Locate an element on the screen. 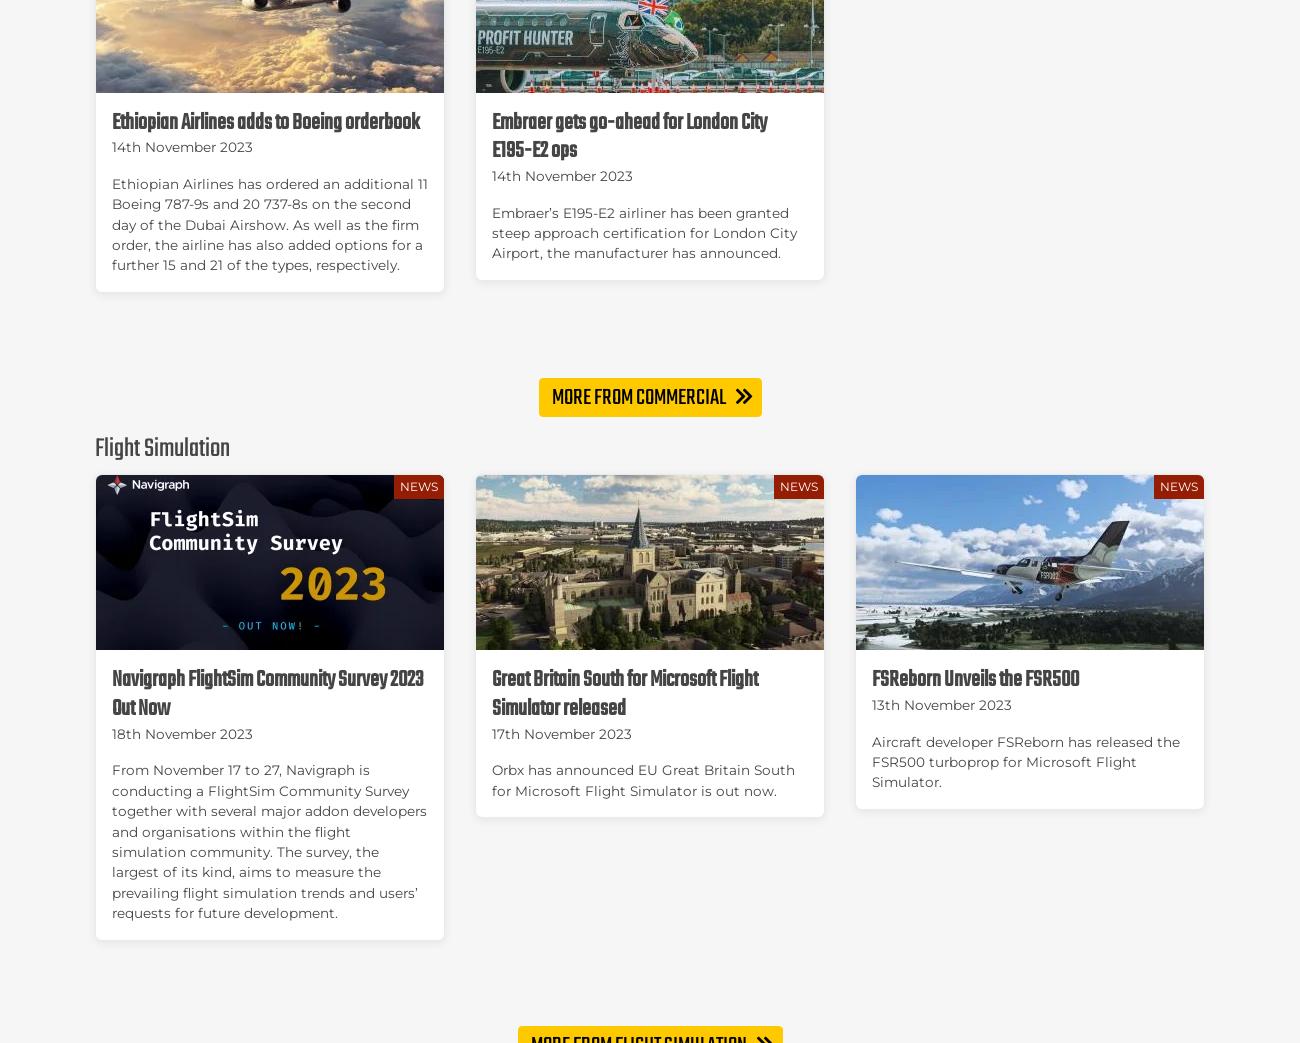 This screenshot has width=1300, height=1043. 'Flight Simulation' is located at coordinates (161, 447).